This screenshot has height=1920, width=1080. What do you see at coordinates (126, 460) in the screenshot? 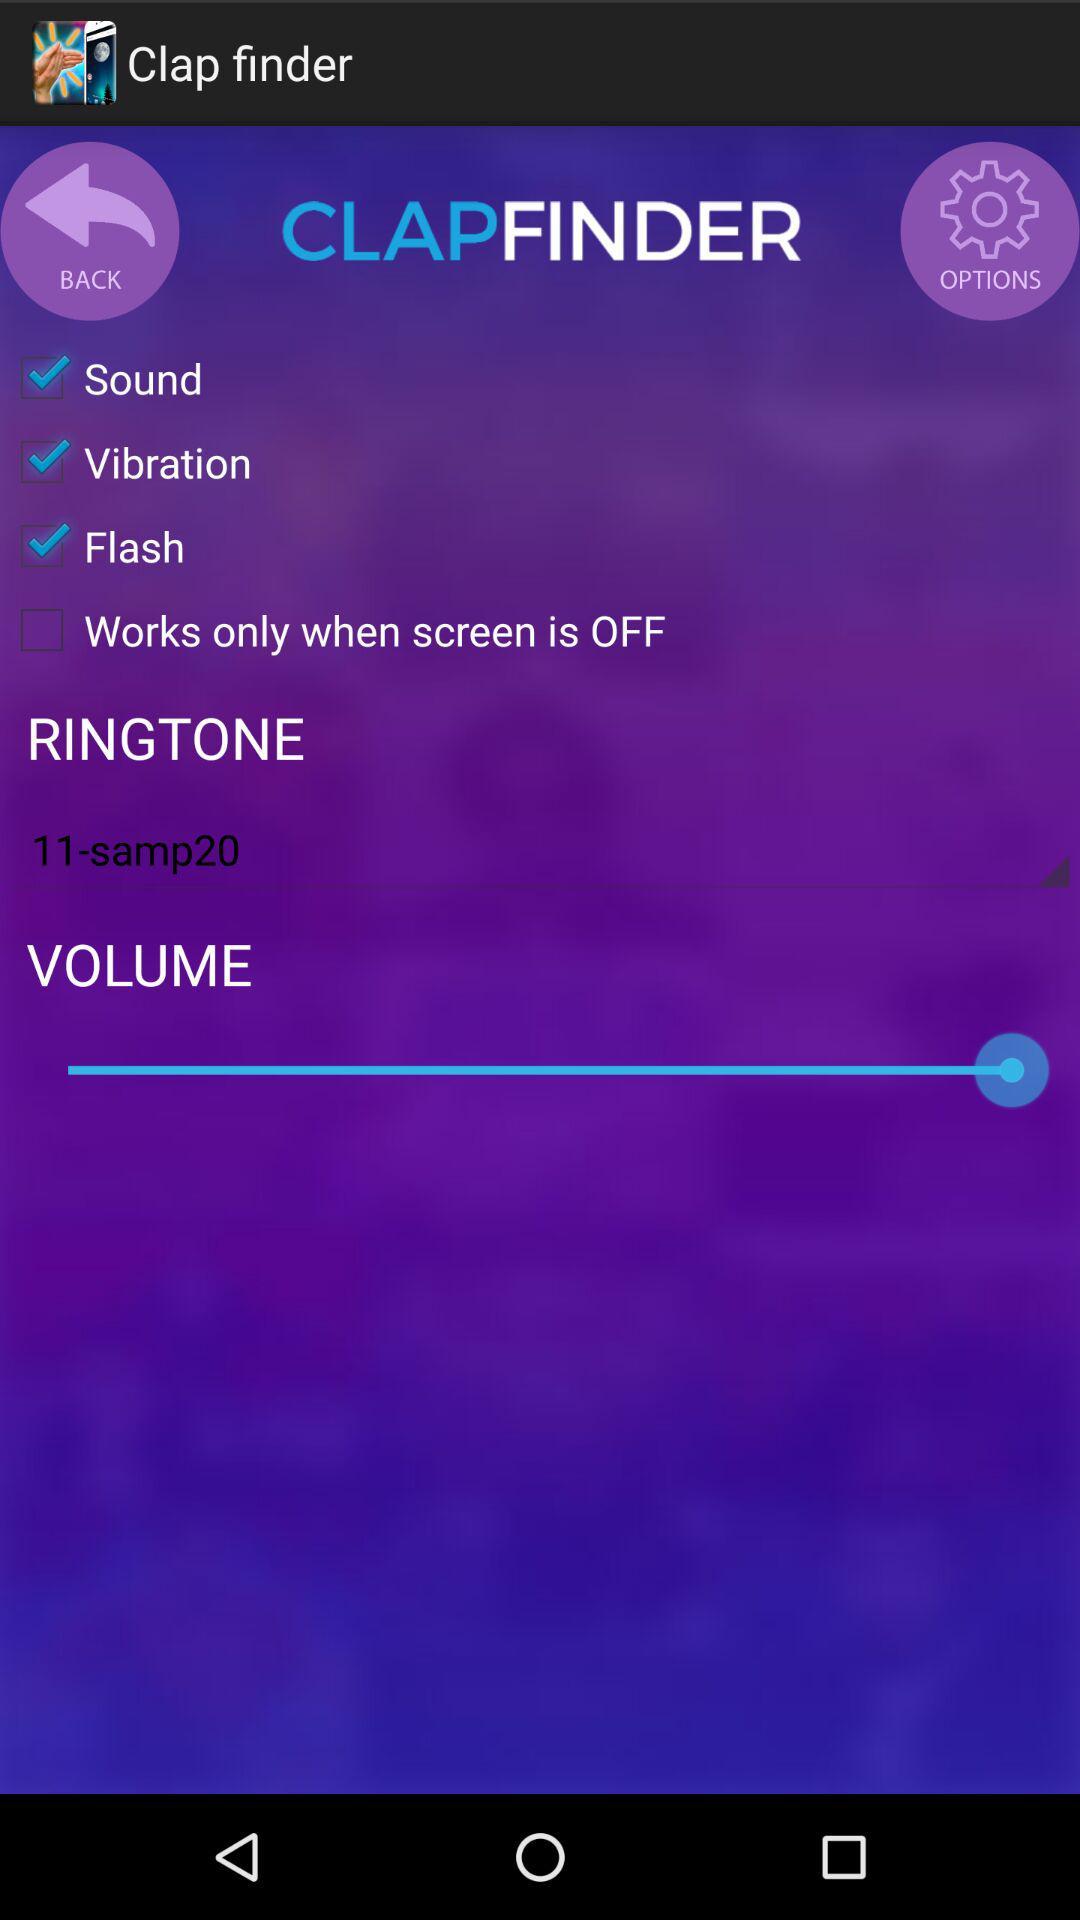
I see `the checkbox below the sound item` at bounding box center [126, 460].